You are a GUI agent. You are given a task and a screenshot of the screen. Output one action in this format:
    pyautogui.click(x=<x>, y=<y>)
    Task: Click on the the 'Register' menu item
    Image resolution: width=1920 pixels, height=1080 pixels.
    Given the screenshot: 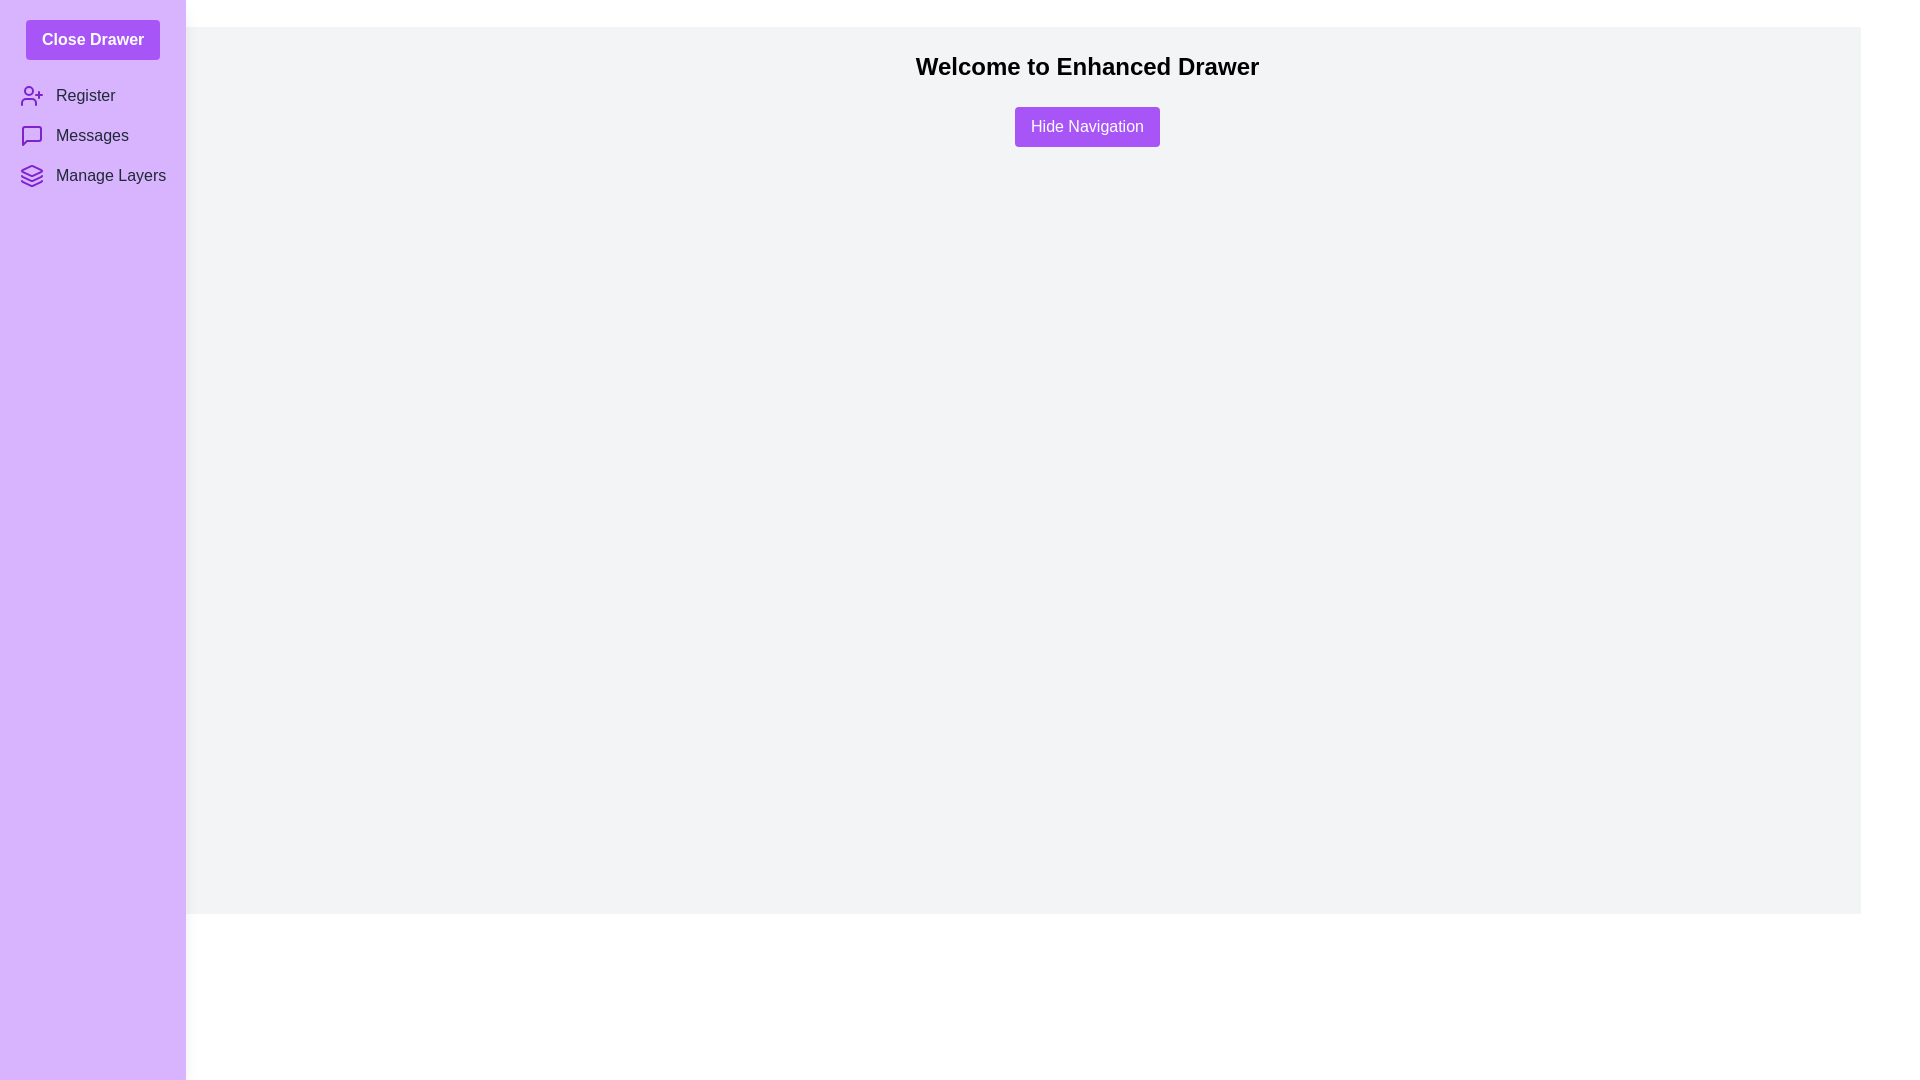 What is the action you would take?
    pyautogui.click(x=91, y=96)
    